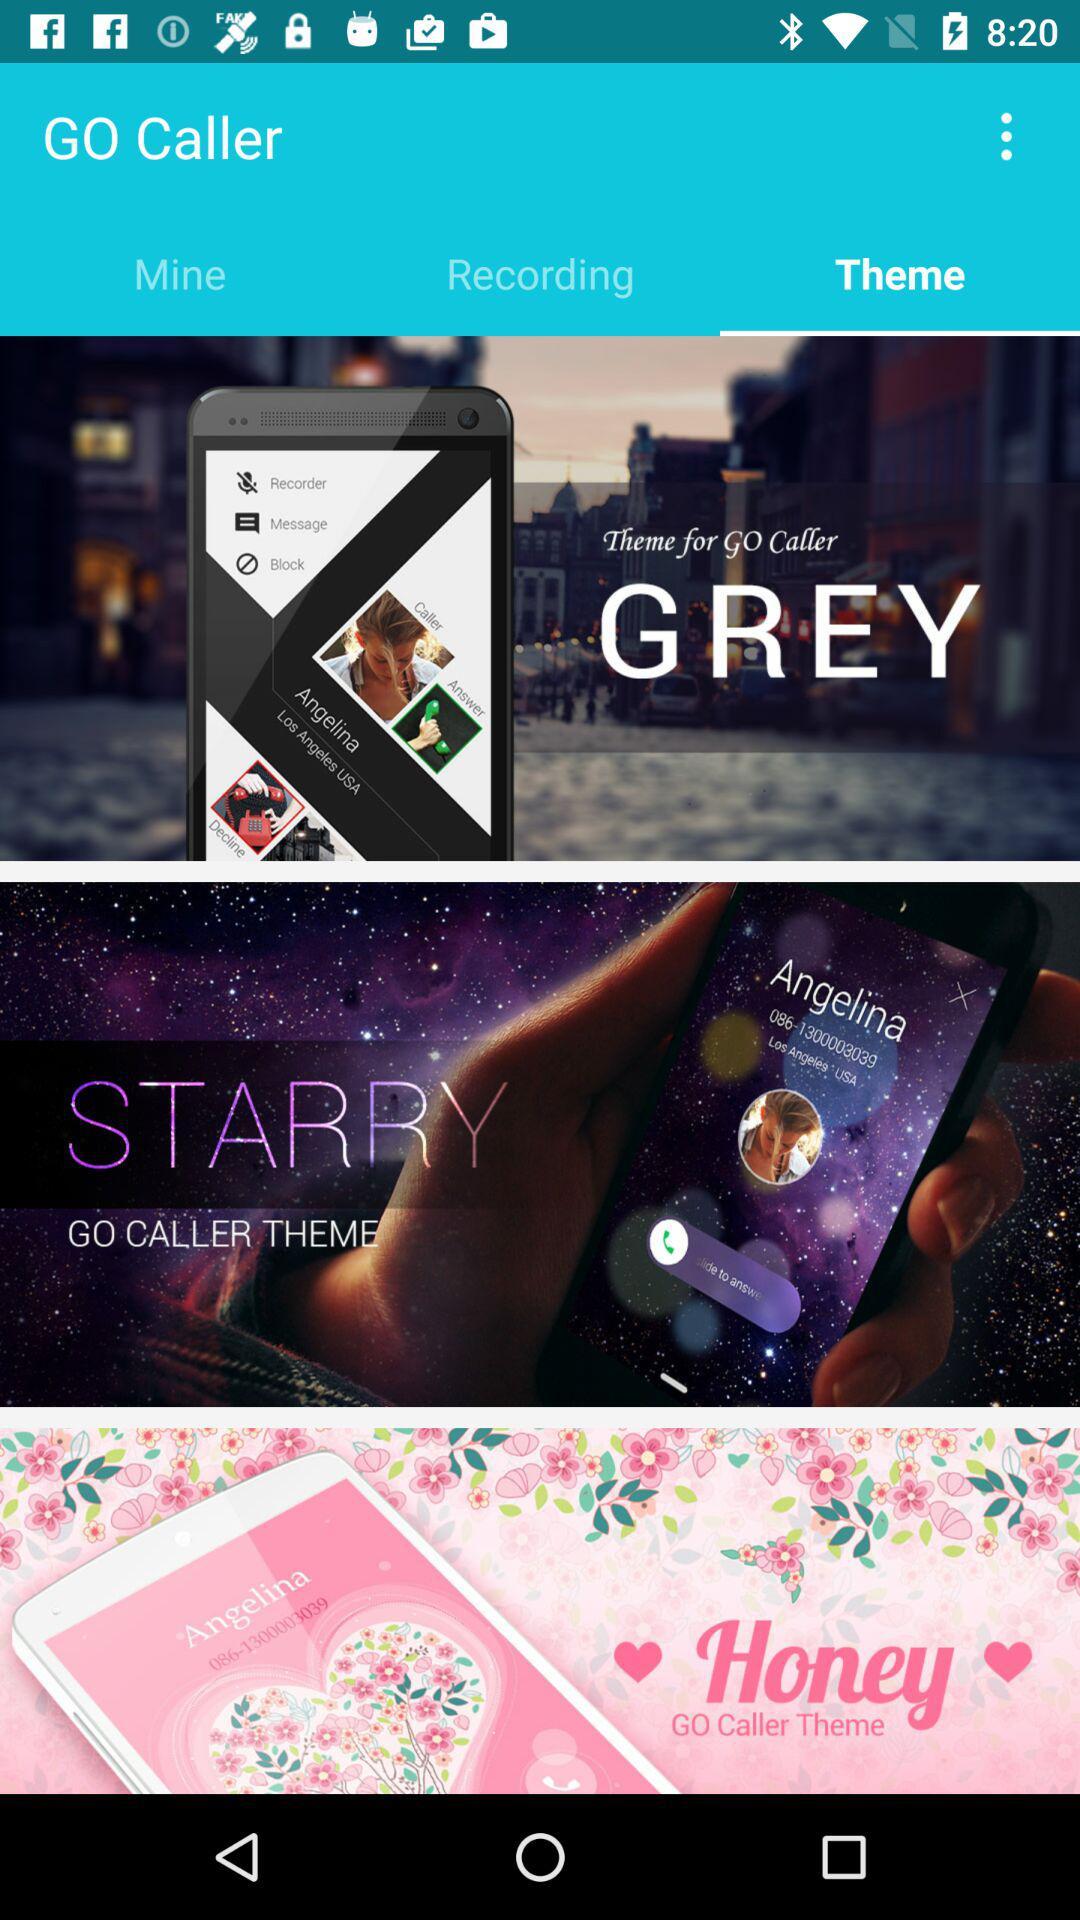  What do you see at coordinates (540, 272) in the screenshot?
I see `the item next to the mine icon` at bounding box center [540, 272].